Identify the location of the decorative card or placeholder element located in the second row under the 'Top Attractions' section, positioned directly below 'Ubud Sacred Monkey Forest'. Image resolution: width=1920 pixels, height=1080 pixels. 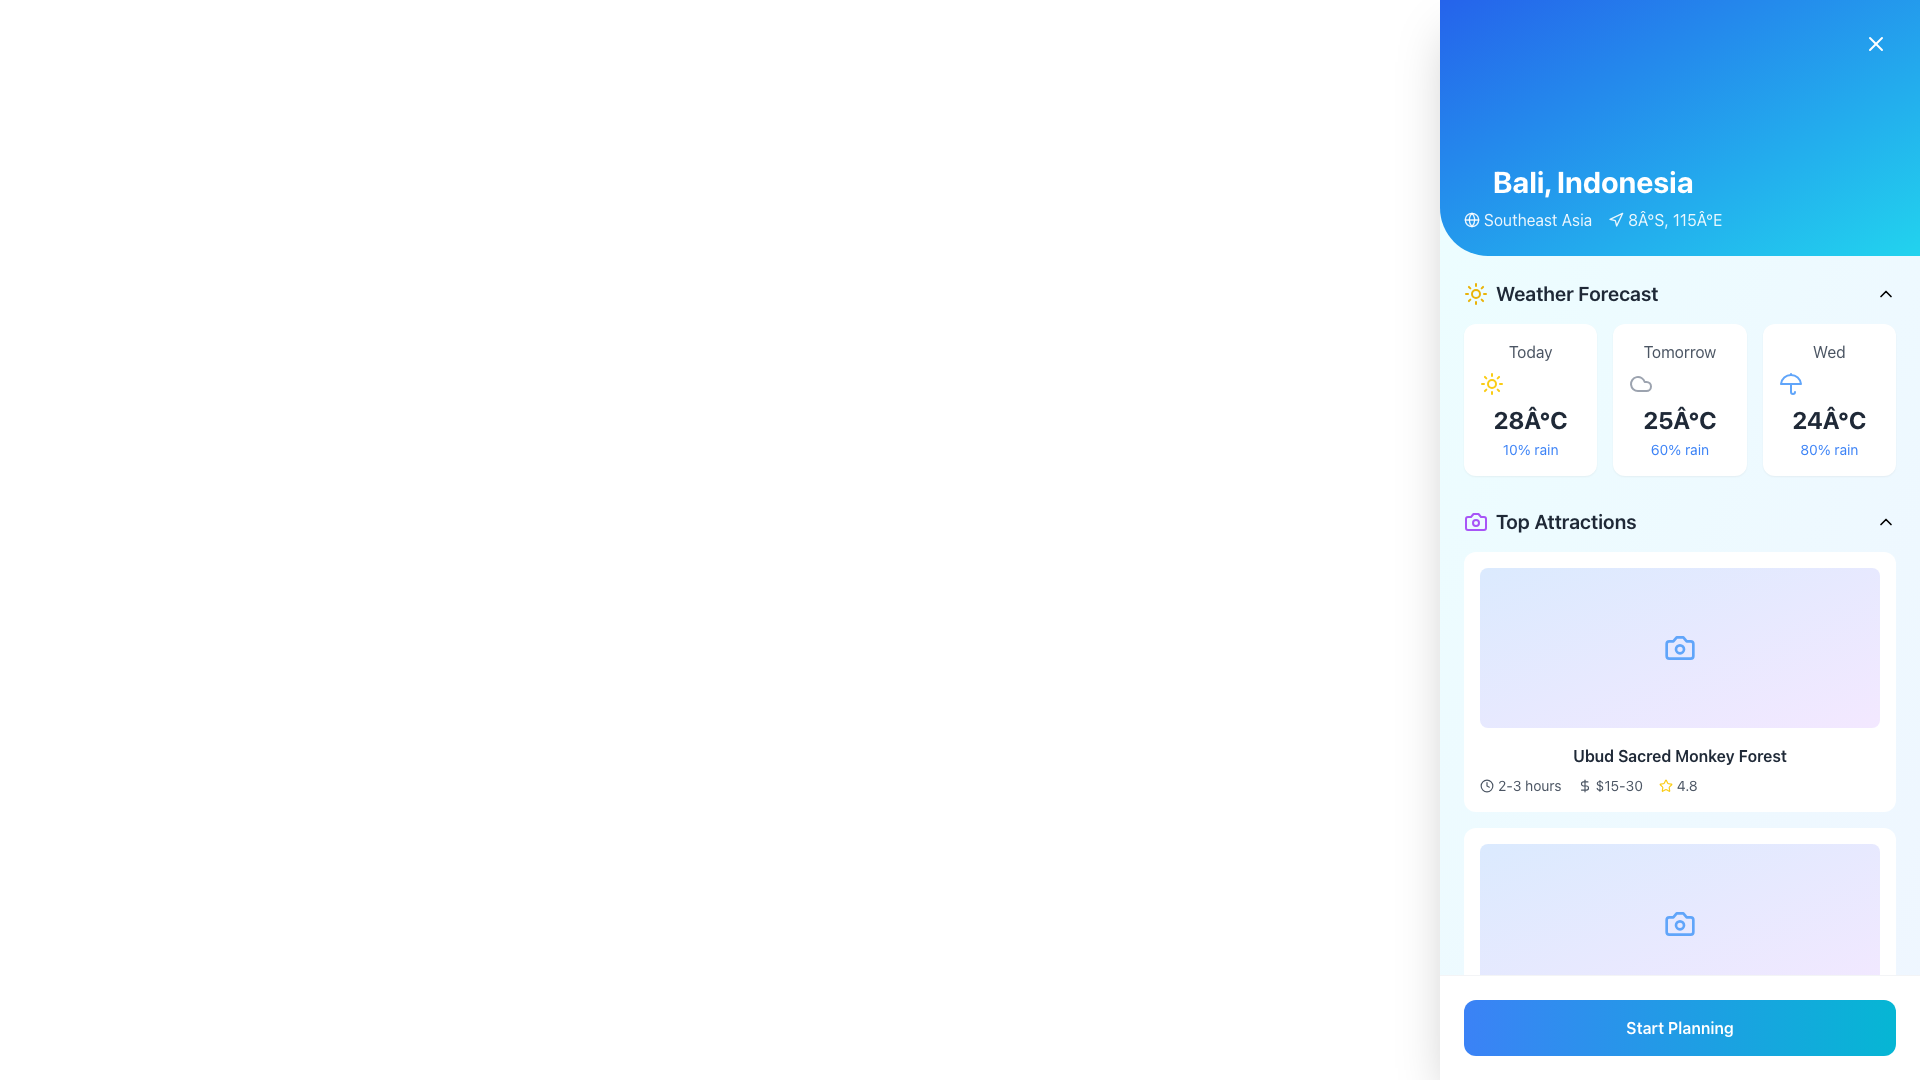
(1680, 924).